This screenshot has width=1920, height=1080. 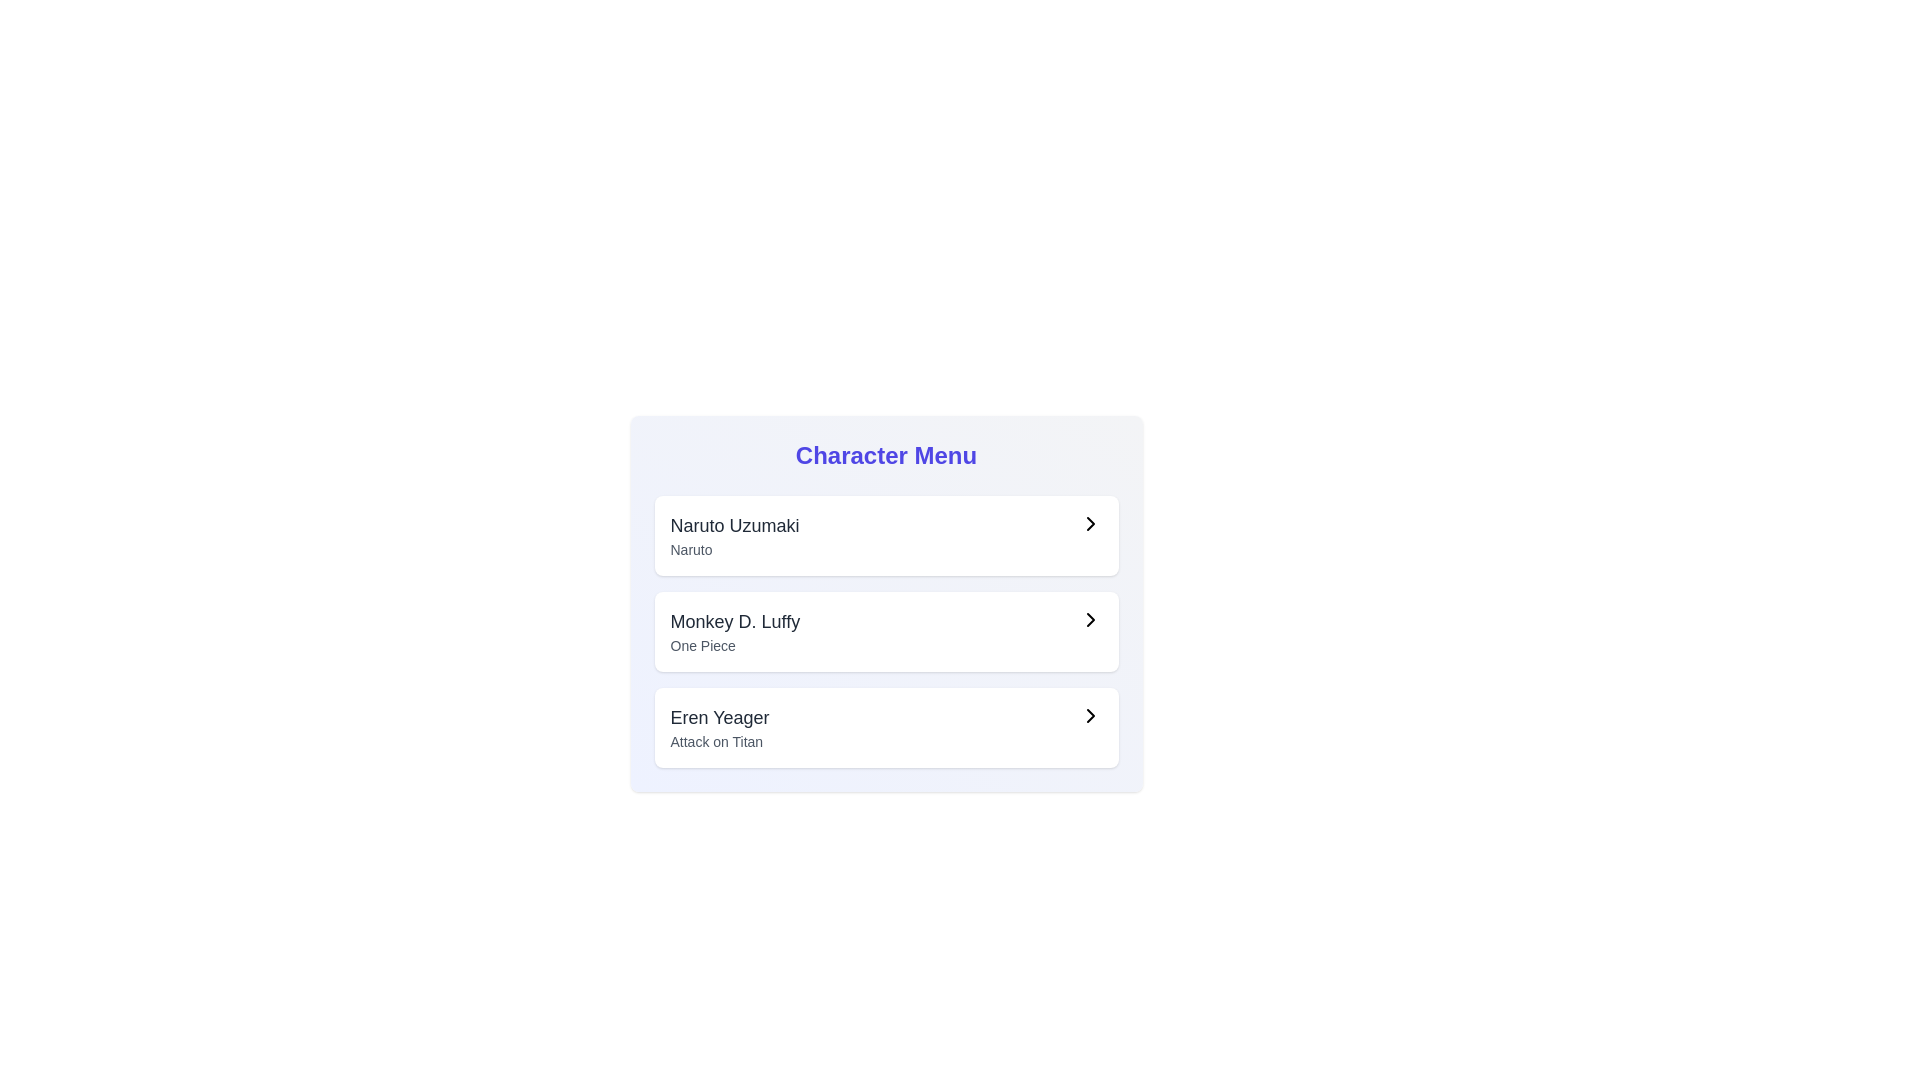 What do you see at coordinates (720, 728) in the screenshot?
I see `the 'Eren Yeager' text in the Character Menu` at bounding box center [720, 728].